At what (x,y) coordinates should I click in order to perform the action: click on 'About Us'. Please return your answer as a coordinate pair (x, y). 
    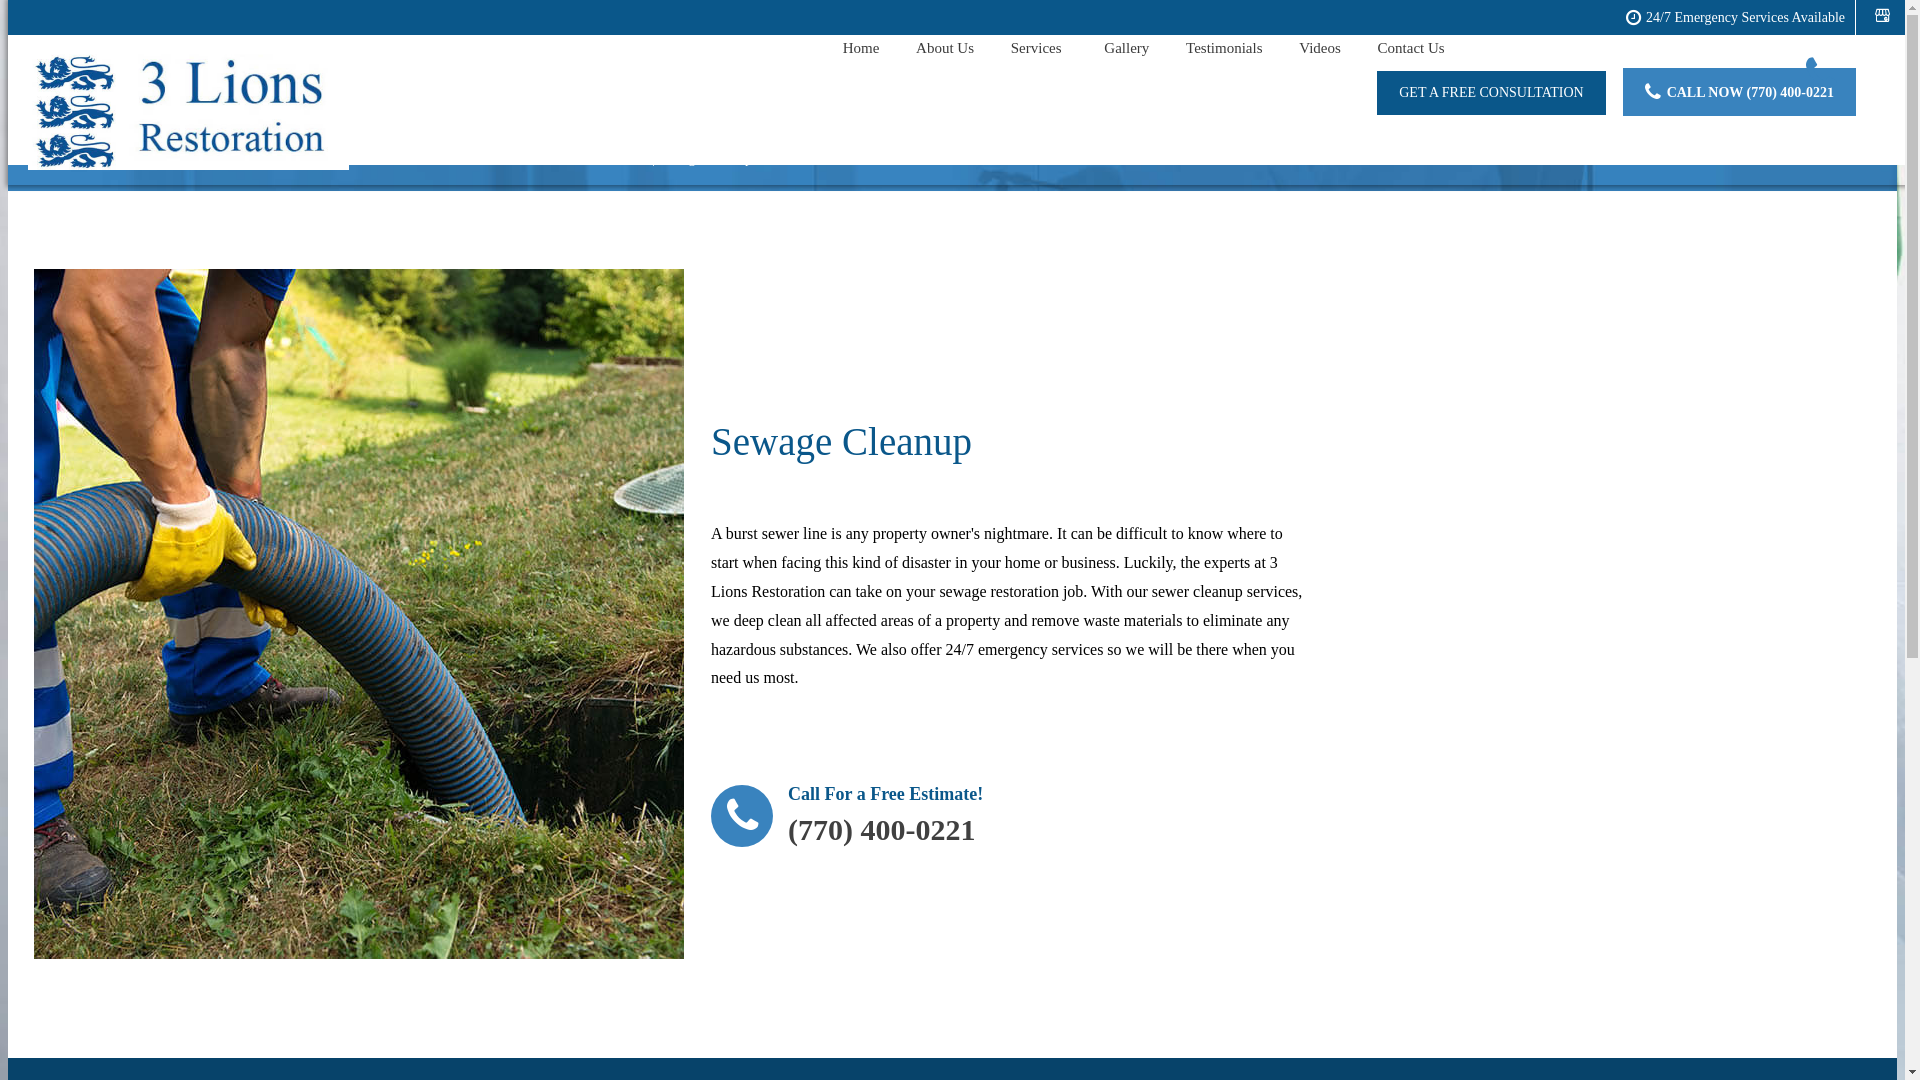
    Looking at the image, I should click on (944, 48).